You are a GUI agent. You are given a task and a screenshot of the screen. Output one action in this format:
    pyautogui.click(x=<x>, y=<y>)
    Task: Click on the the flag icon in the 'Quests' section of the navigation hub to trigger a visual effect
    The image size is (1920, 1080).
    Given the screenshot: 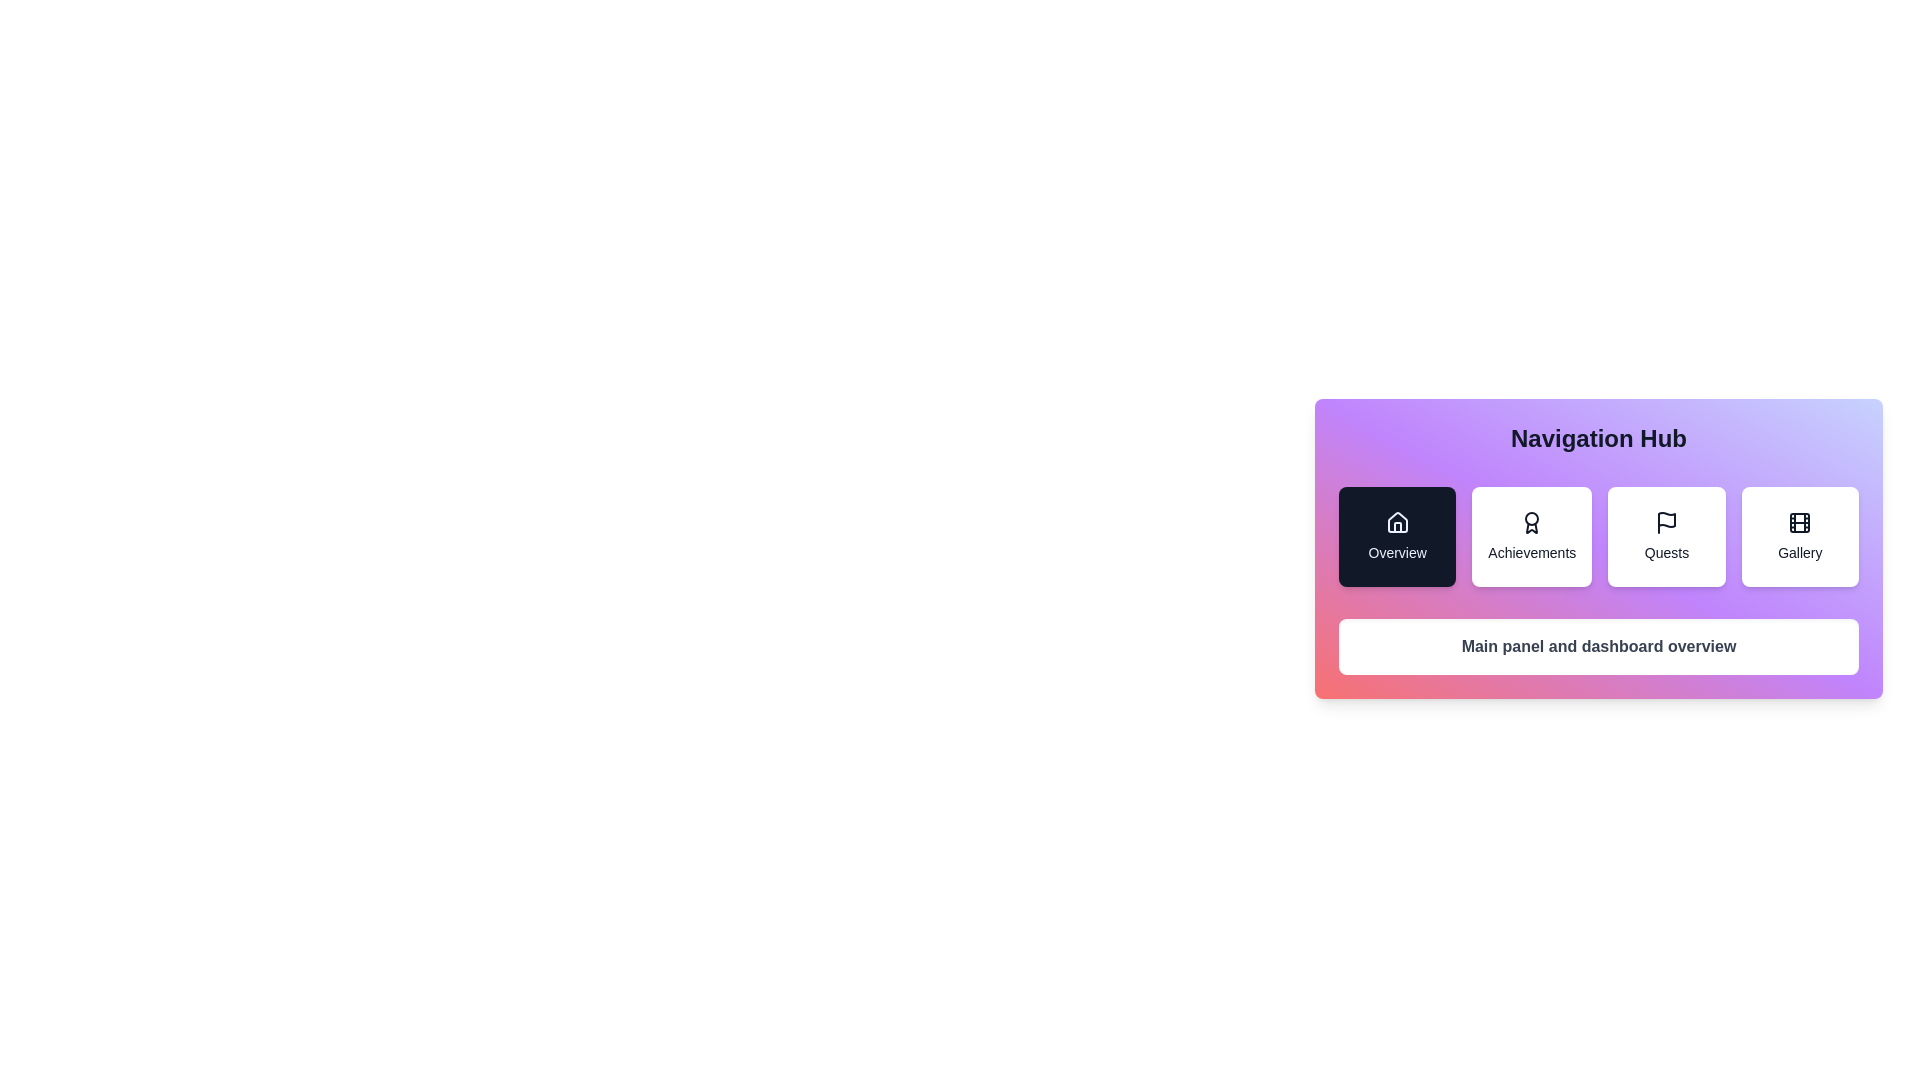 What is the action you would take?
    pyautogui.click(x=1666, y=519)
    